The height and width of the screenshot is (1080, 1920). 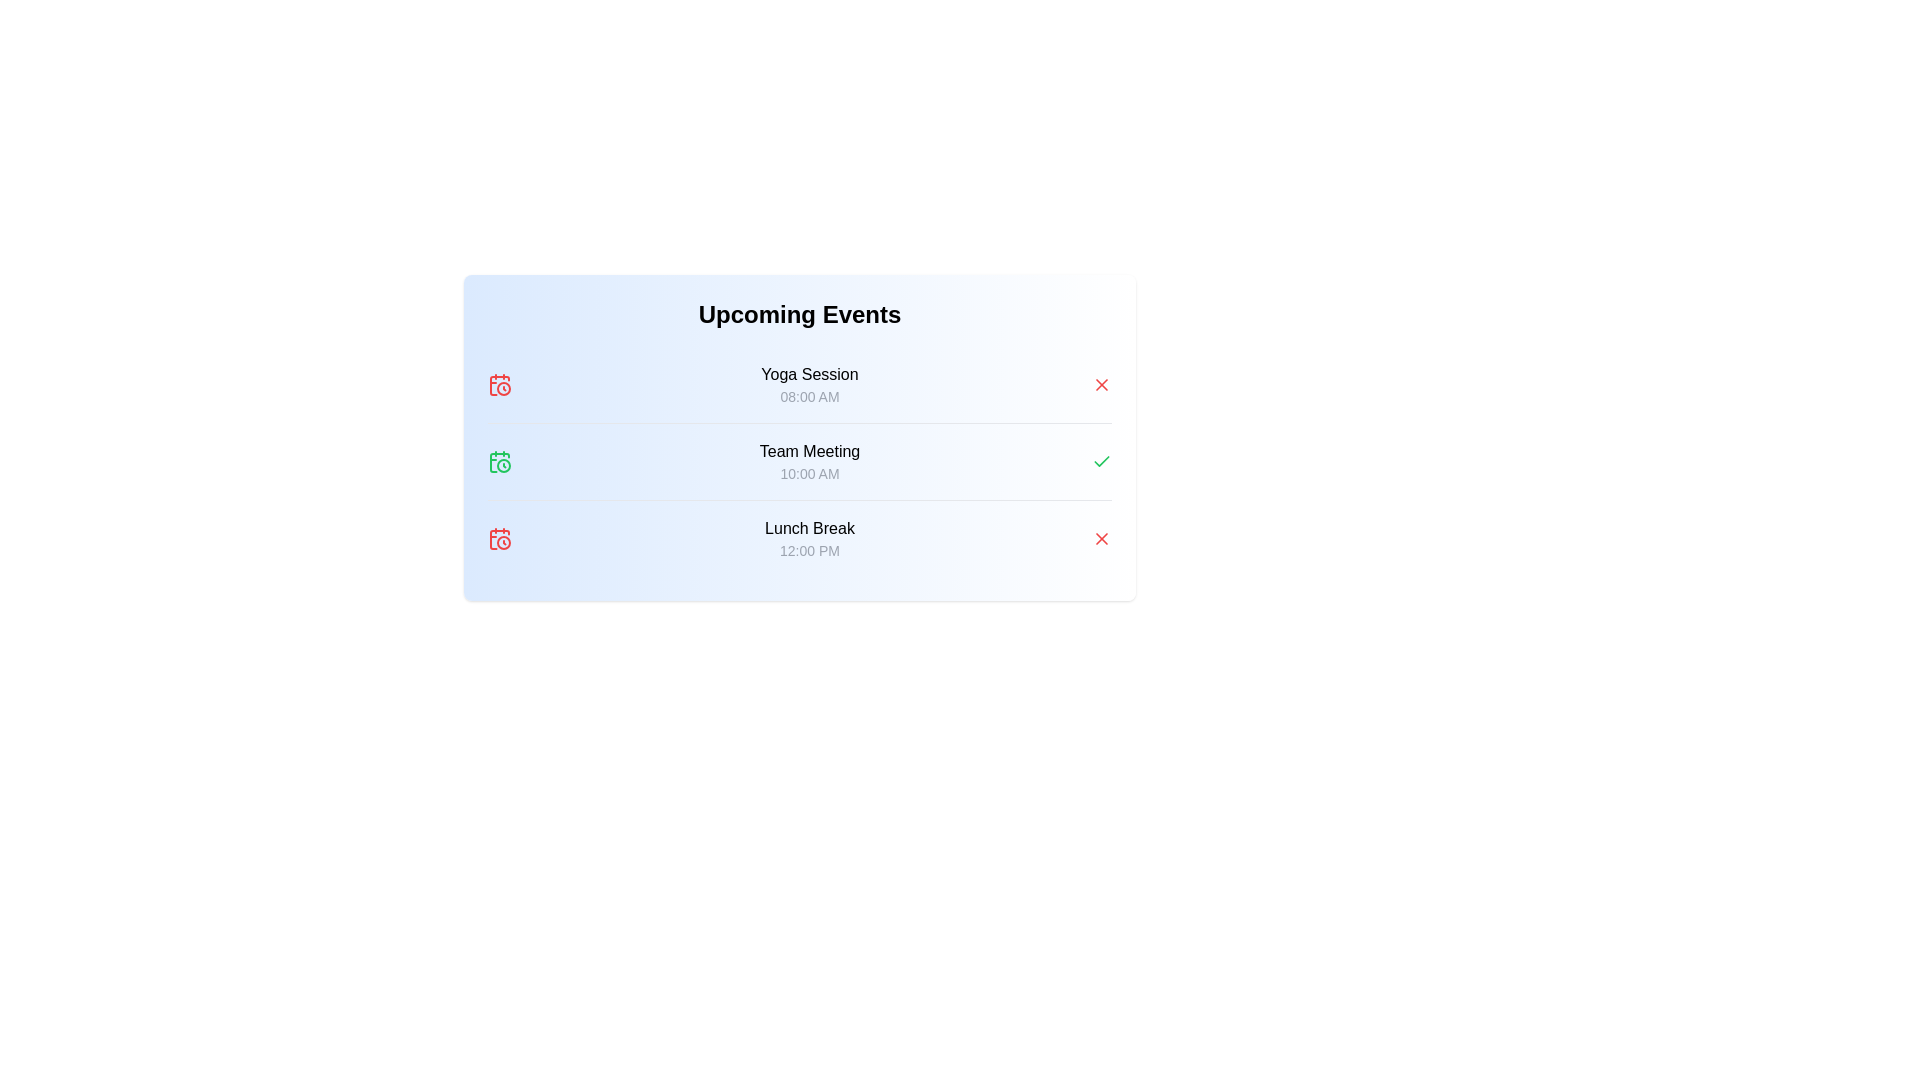 I want to click on the green calendar icon with an embedded clock motif, which is located to the left of the text 'Team Meeting' and '10:00 AM', so click(x=499, y=462).